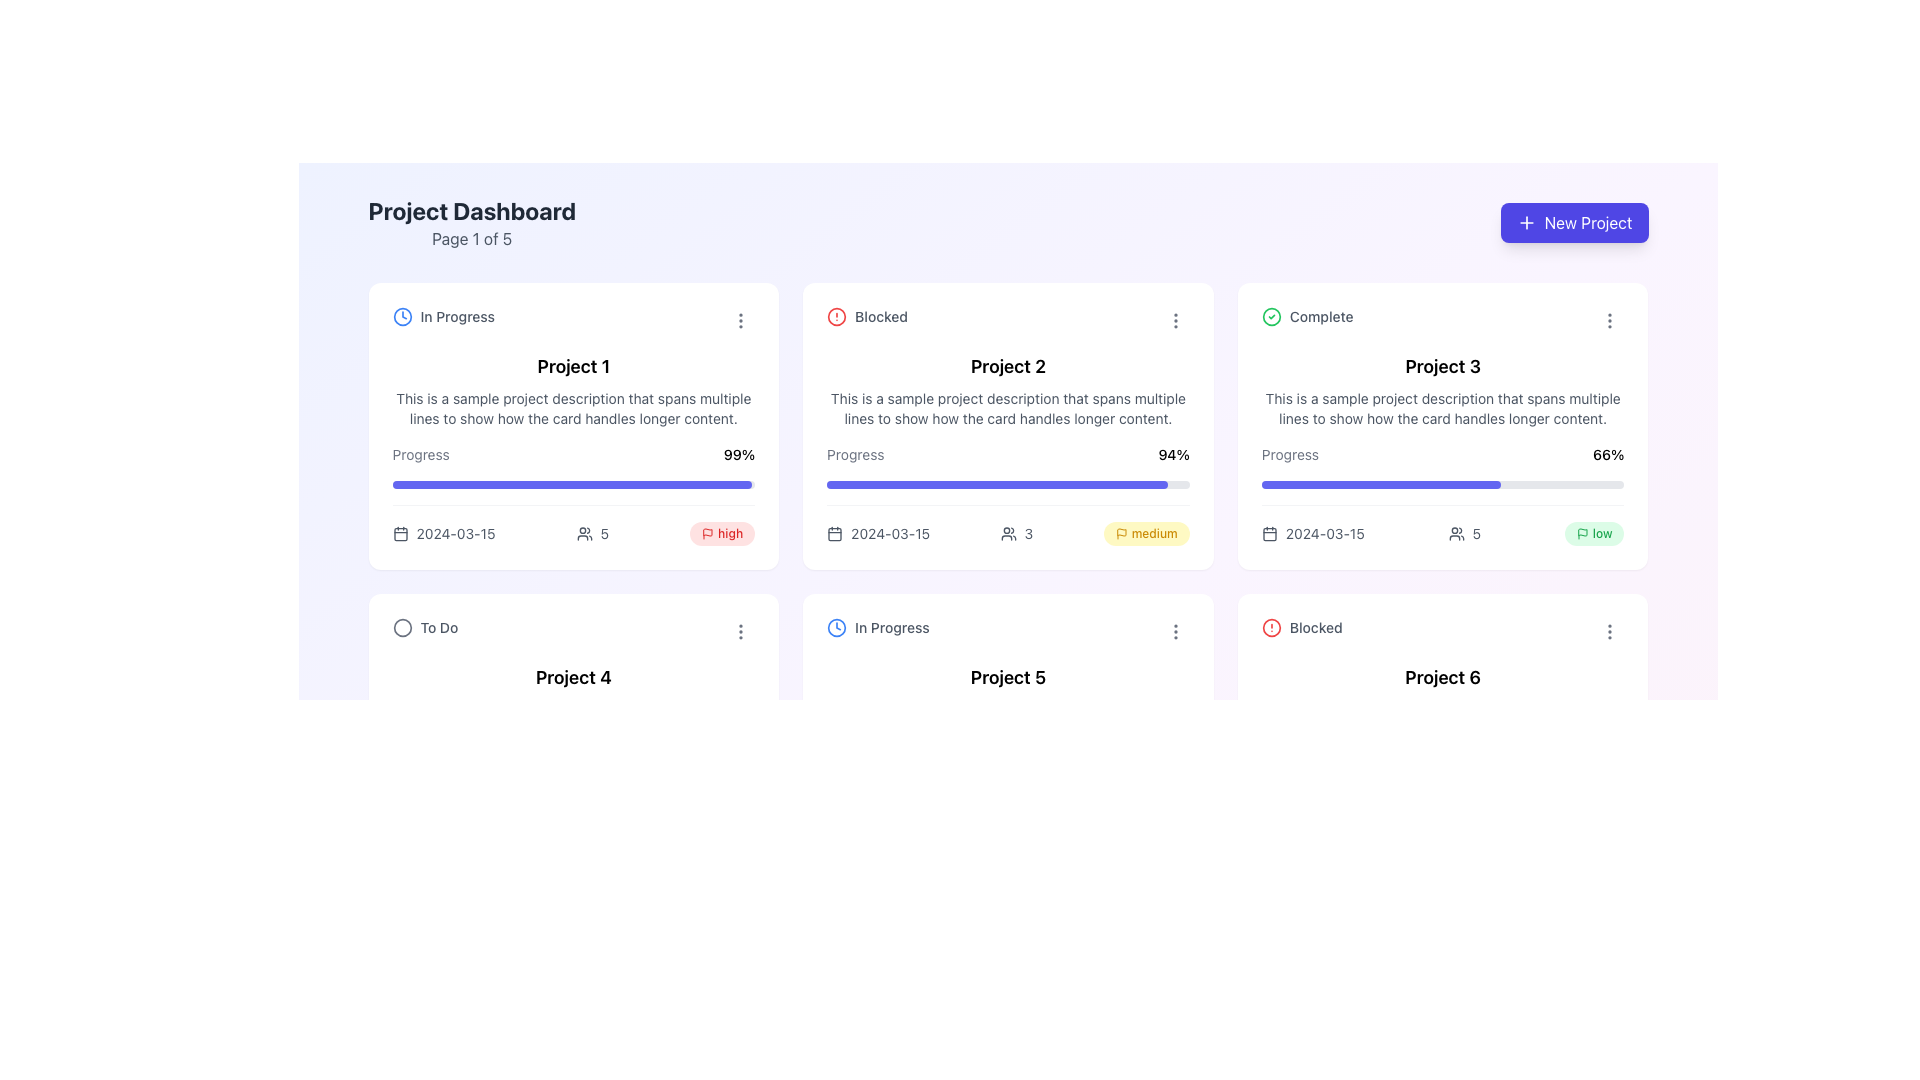  What do you see at coordinates (889, 532) in the screenshot?
I see `date displayed in the Text label adjacent to the calendar icon, located beneath the progress bar of 'Project 2'` at bounding box center [889, 532].